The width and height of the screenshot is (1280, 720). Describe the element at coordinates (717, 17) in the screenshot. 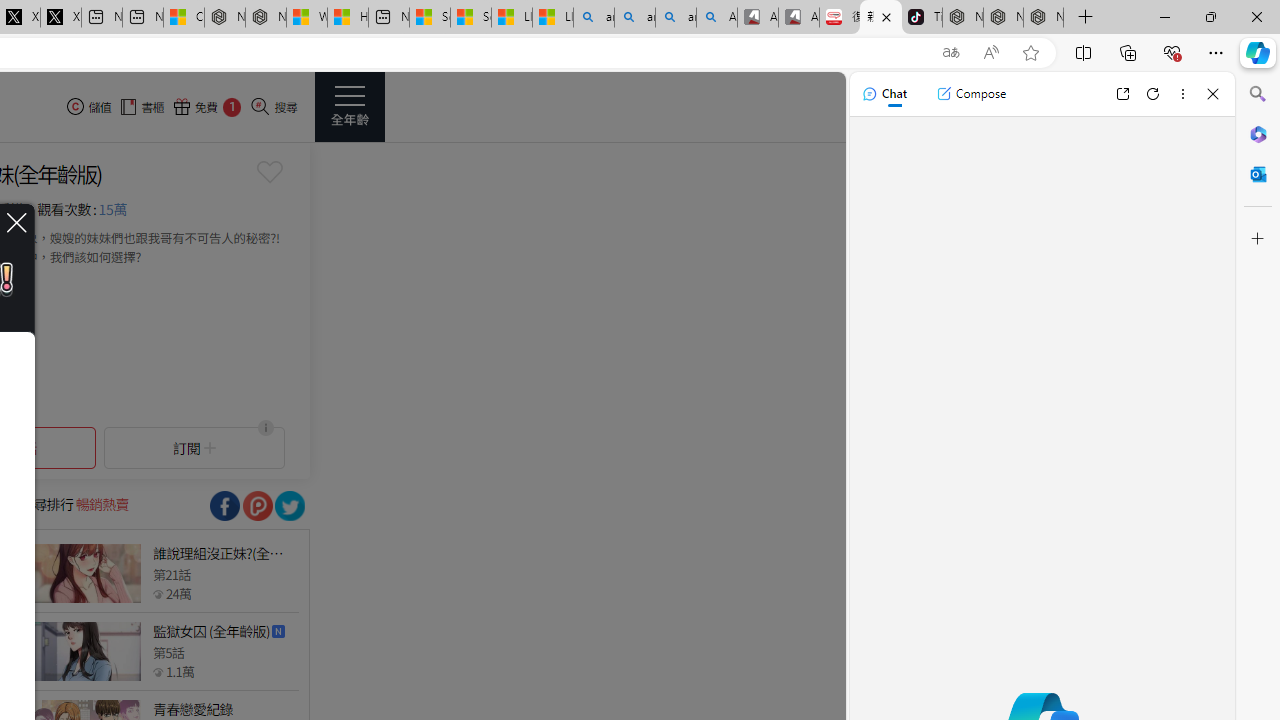

I see `'Amazon Echo Robot - Search Images'` at that location.